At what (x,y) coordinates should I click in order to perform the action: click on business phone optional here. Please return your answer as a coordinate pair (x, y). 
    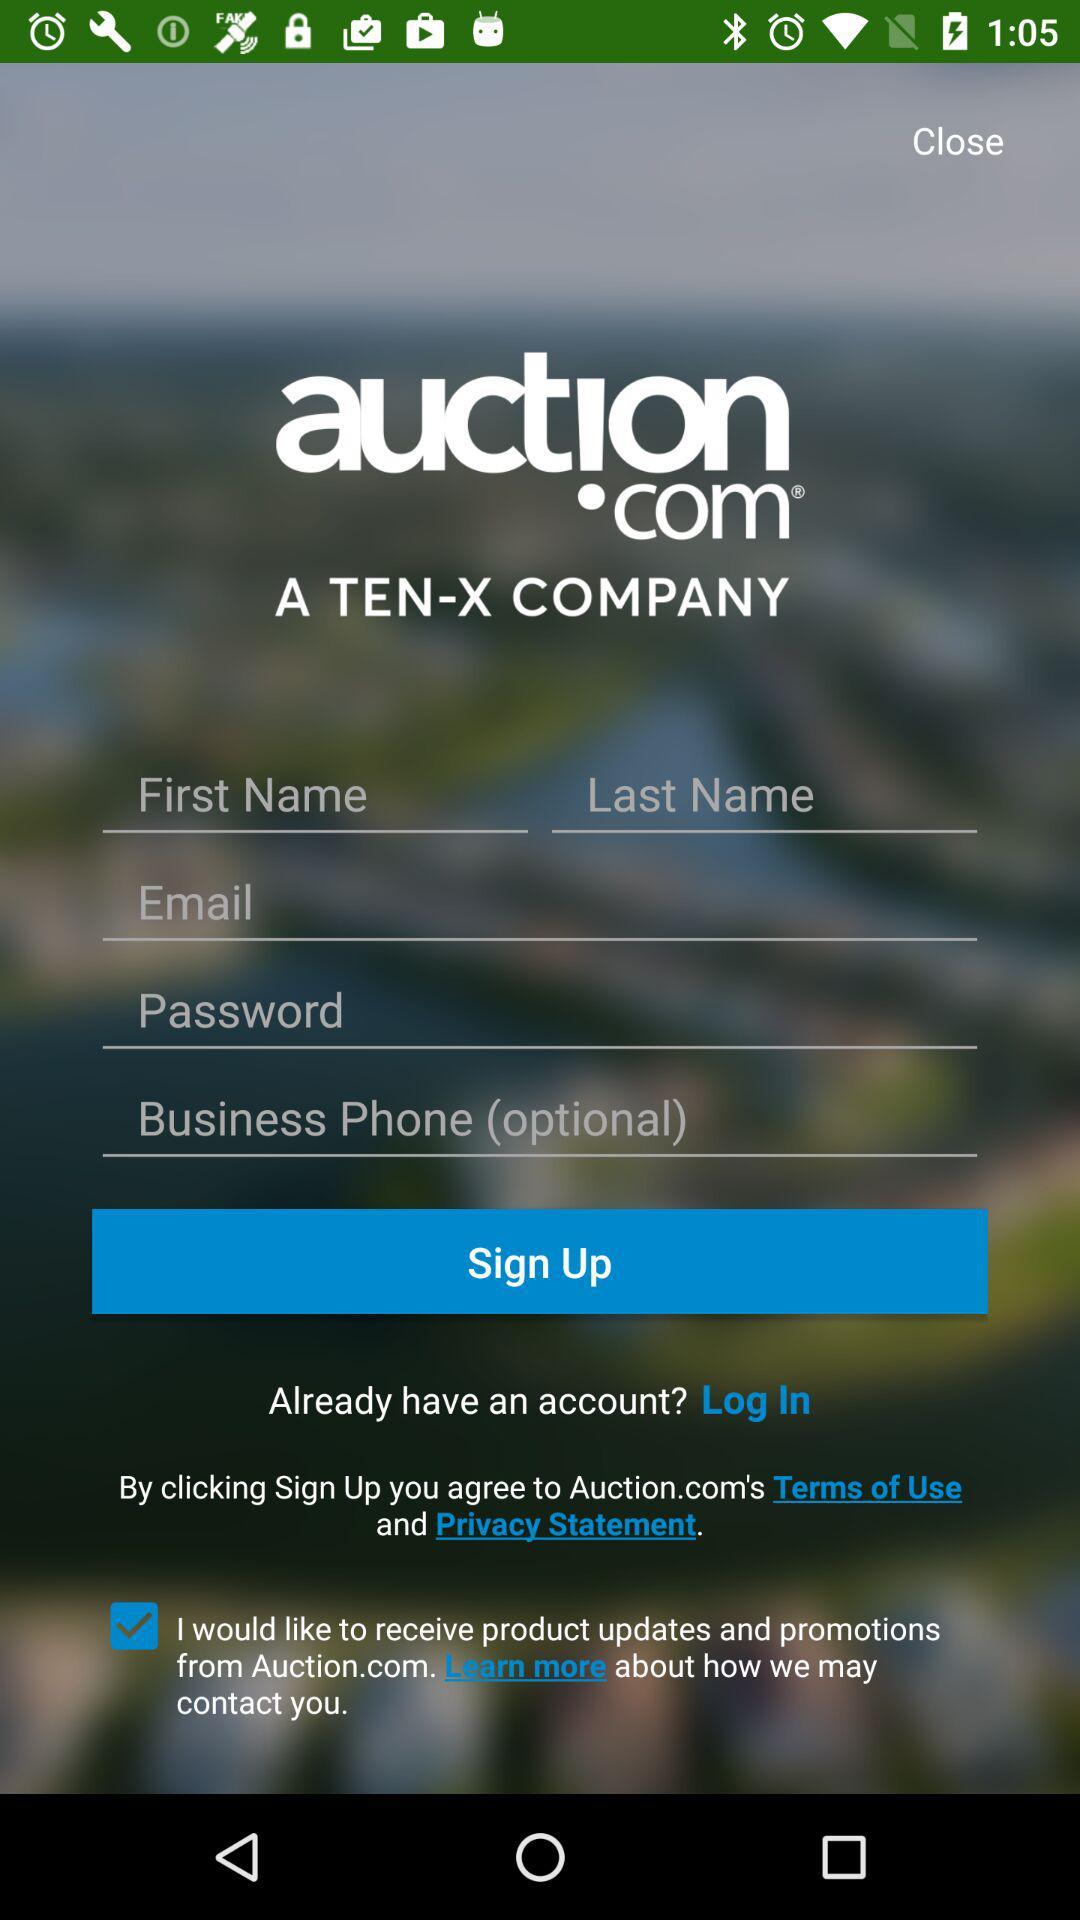
    Looking at the image, I should click on (540, 1124).